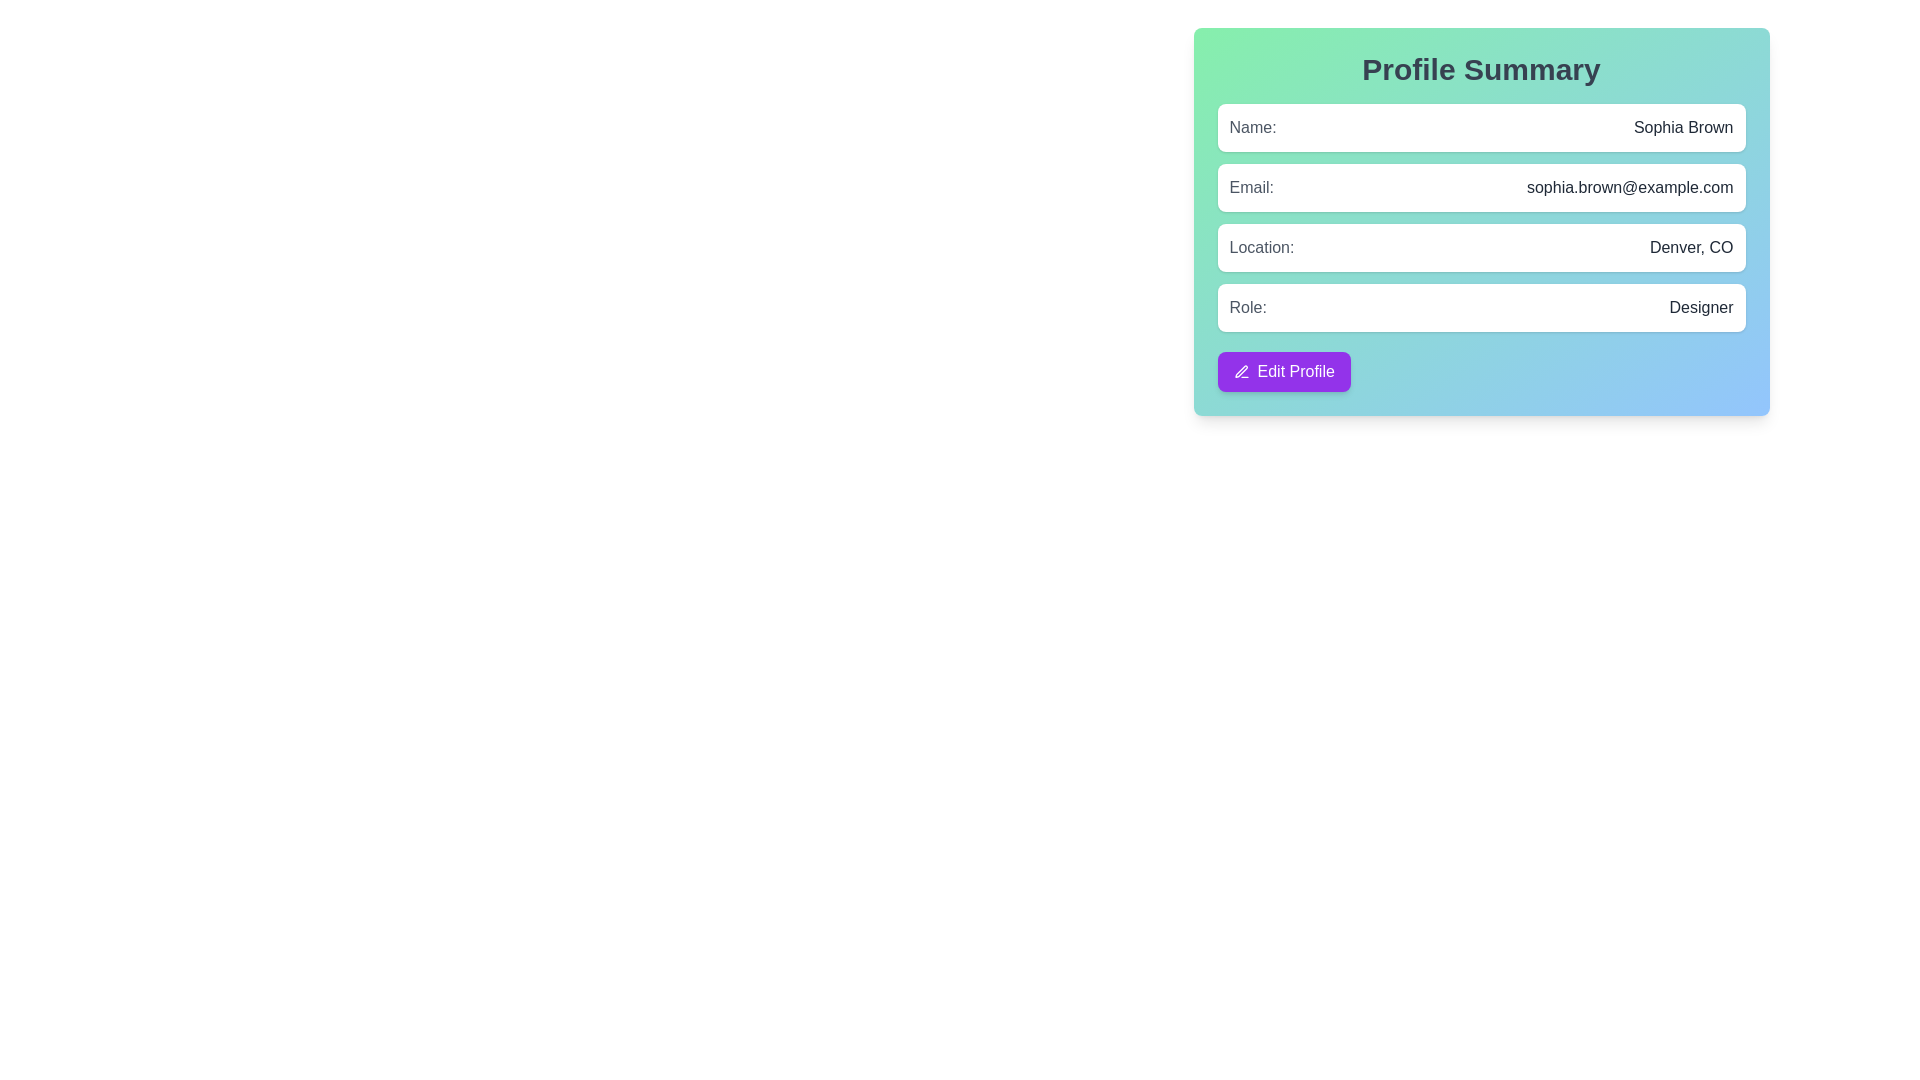 The height and width of the screenshot is (1080, 1920). I want to click on the pen icon inside the purple 'Edit Profile' button located at the bottom-left corner of the 'Profile Summary' card, so click(1240, 371).